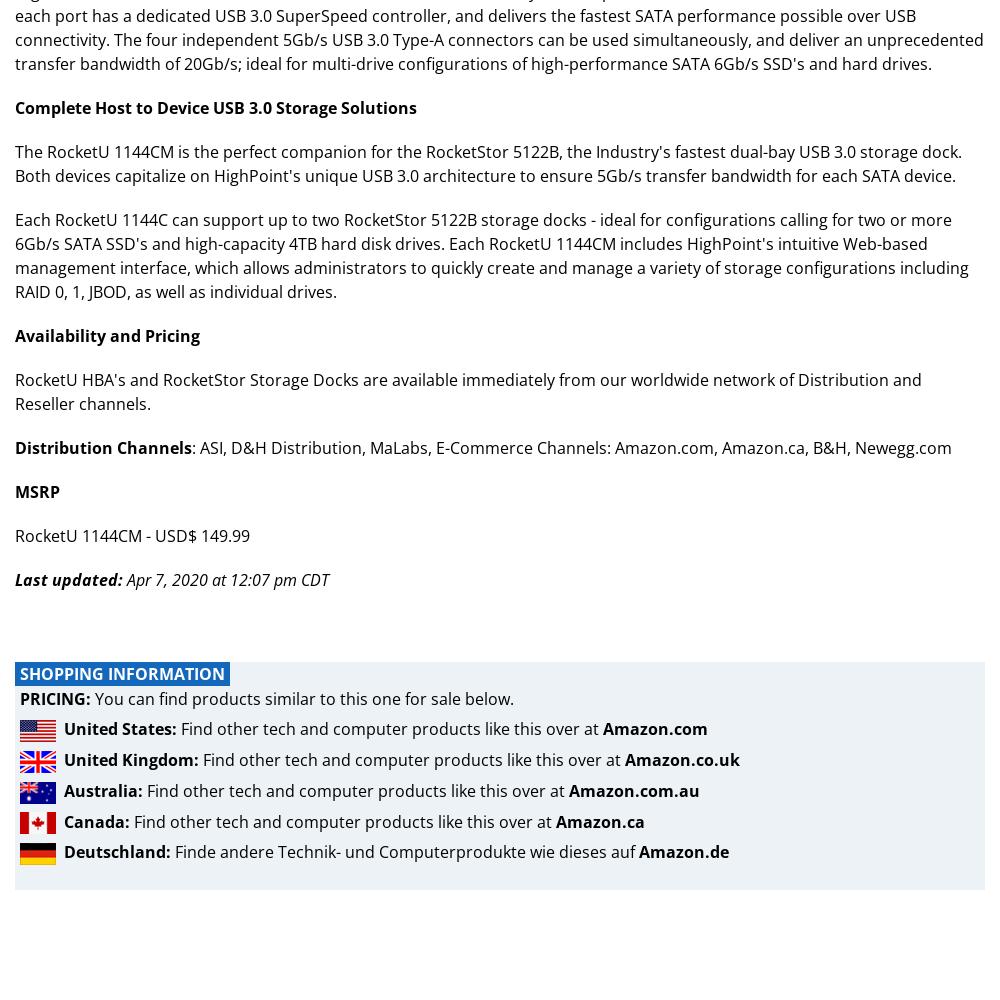  What do you see at coordinates (302, 698) in the screenshot?
I see `'You can find products similar to this one for sale below.'` at bounding box center [302, 698].